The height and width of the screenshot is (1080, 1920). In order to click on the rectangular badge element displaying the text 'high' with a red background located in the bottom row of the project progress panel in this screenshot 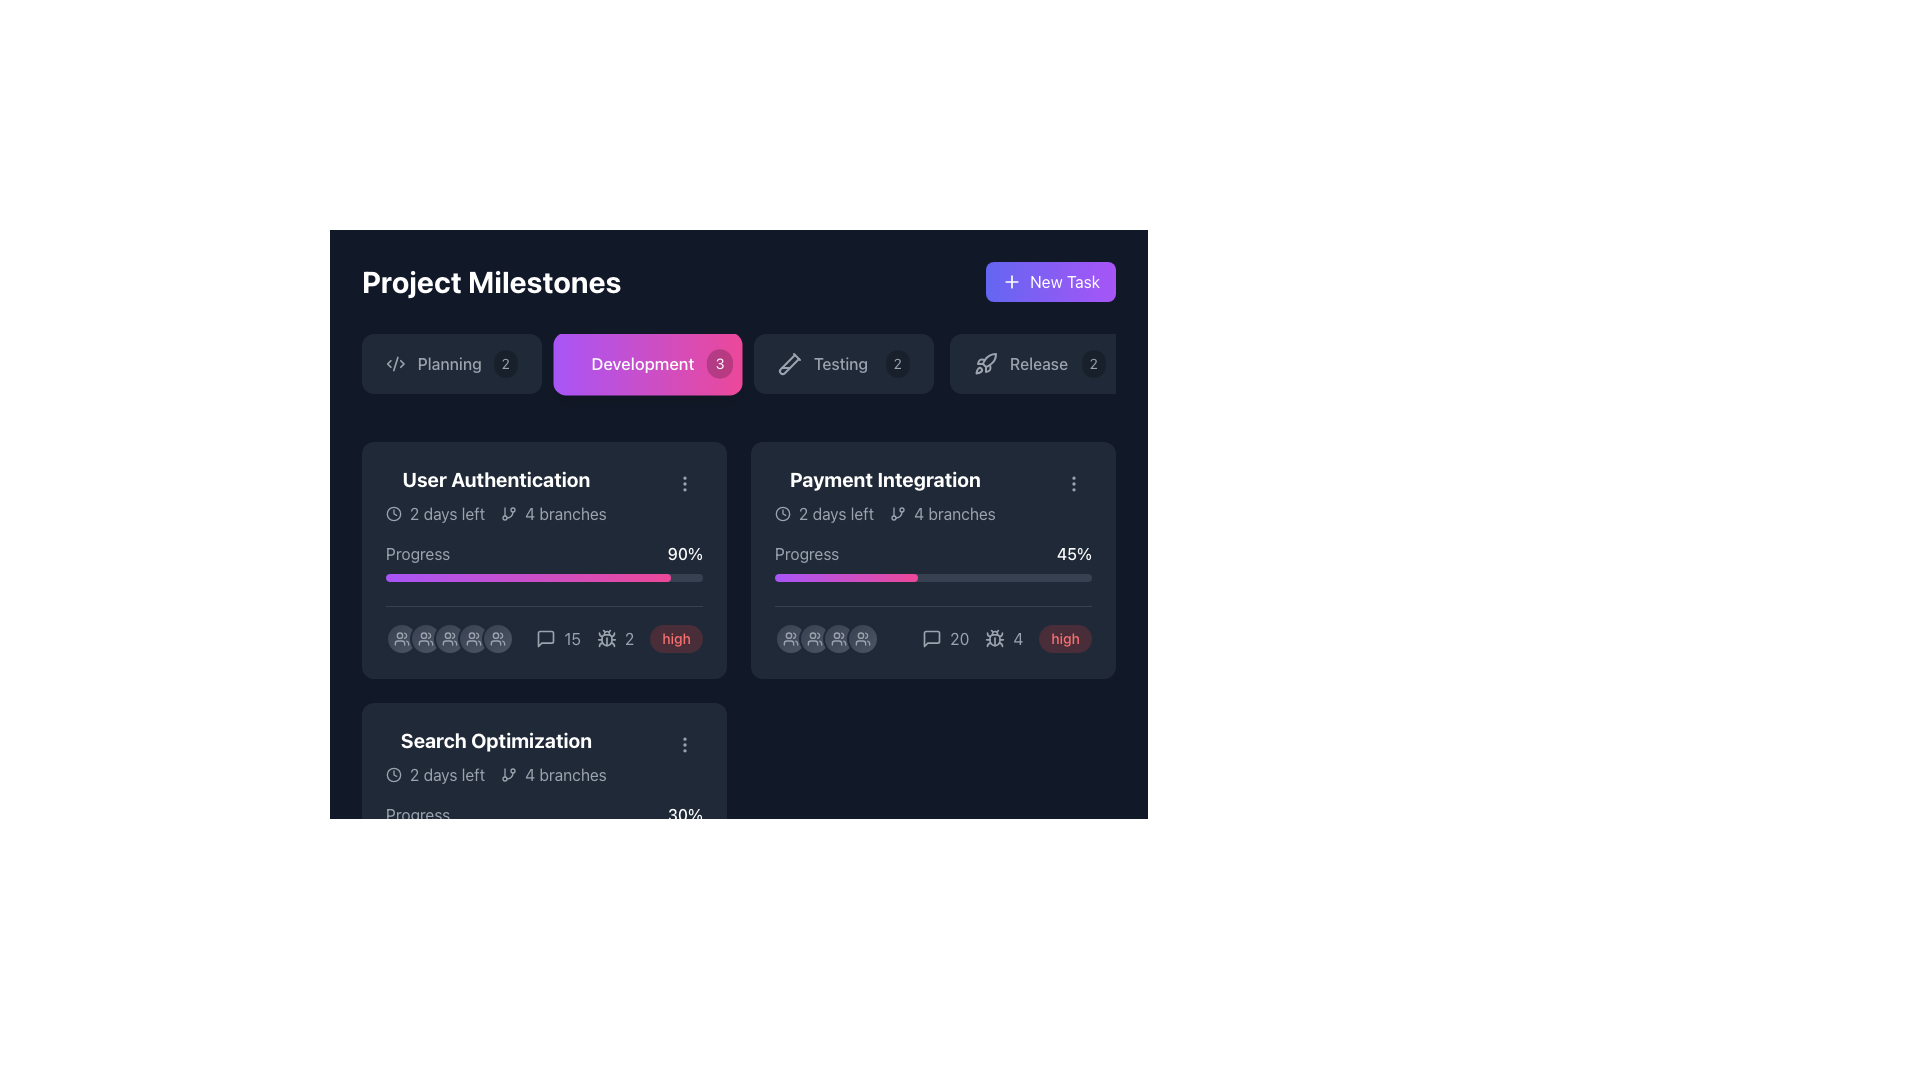, I will do `click(676, 639)`.